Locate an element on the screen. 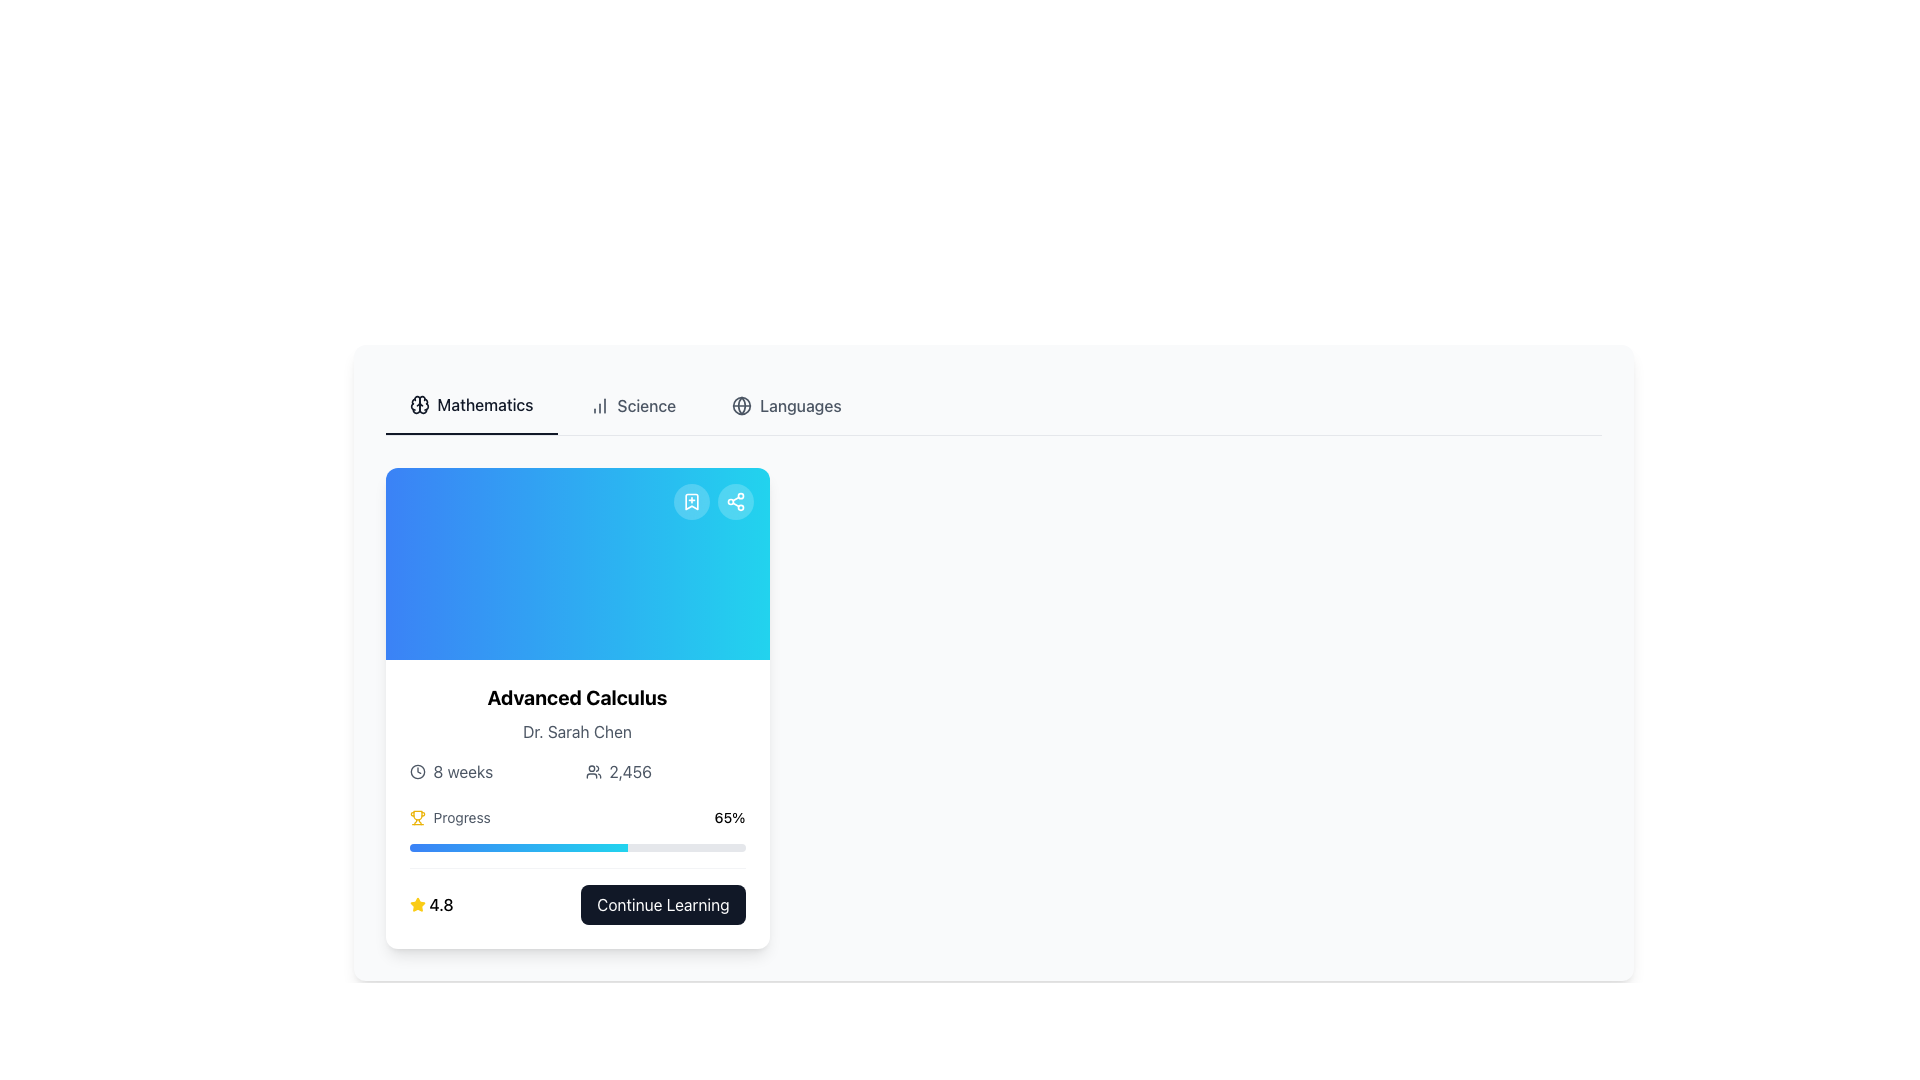 Image resolution: width=1920 pixels, height=1080 pixels. the 'share' icon button located at the top-right corner of the 'Advanced Calculus' card is located at coordinates (734, 500).